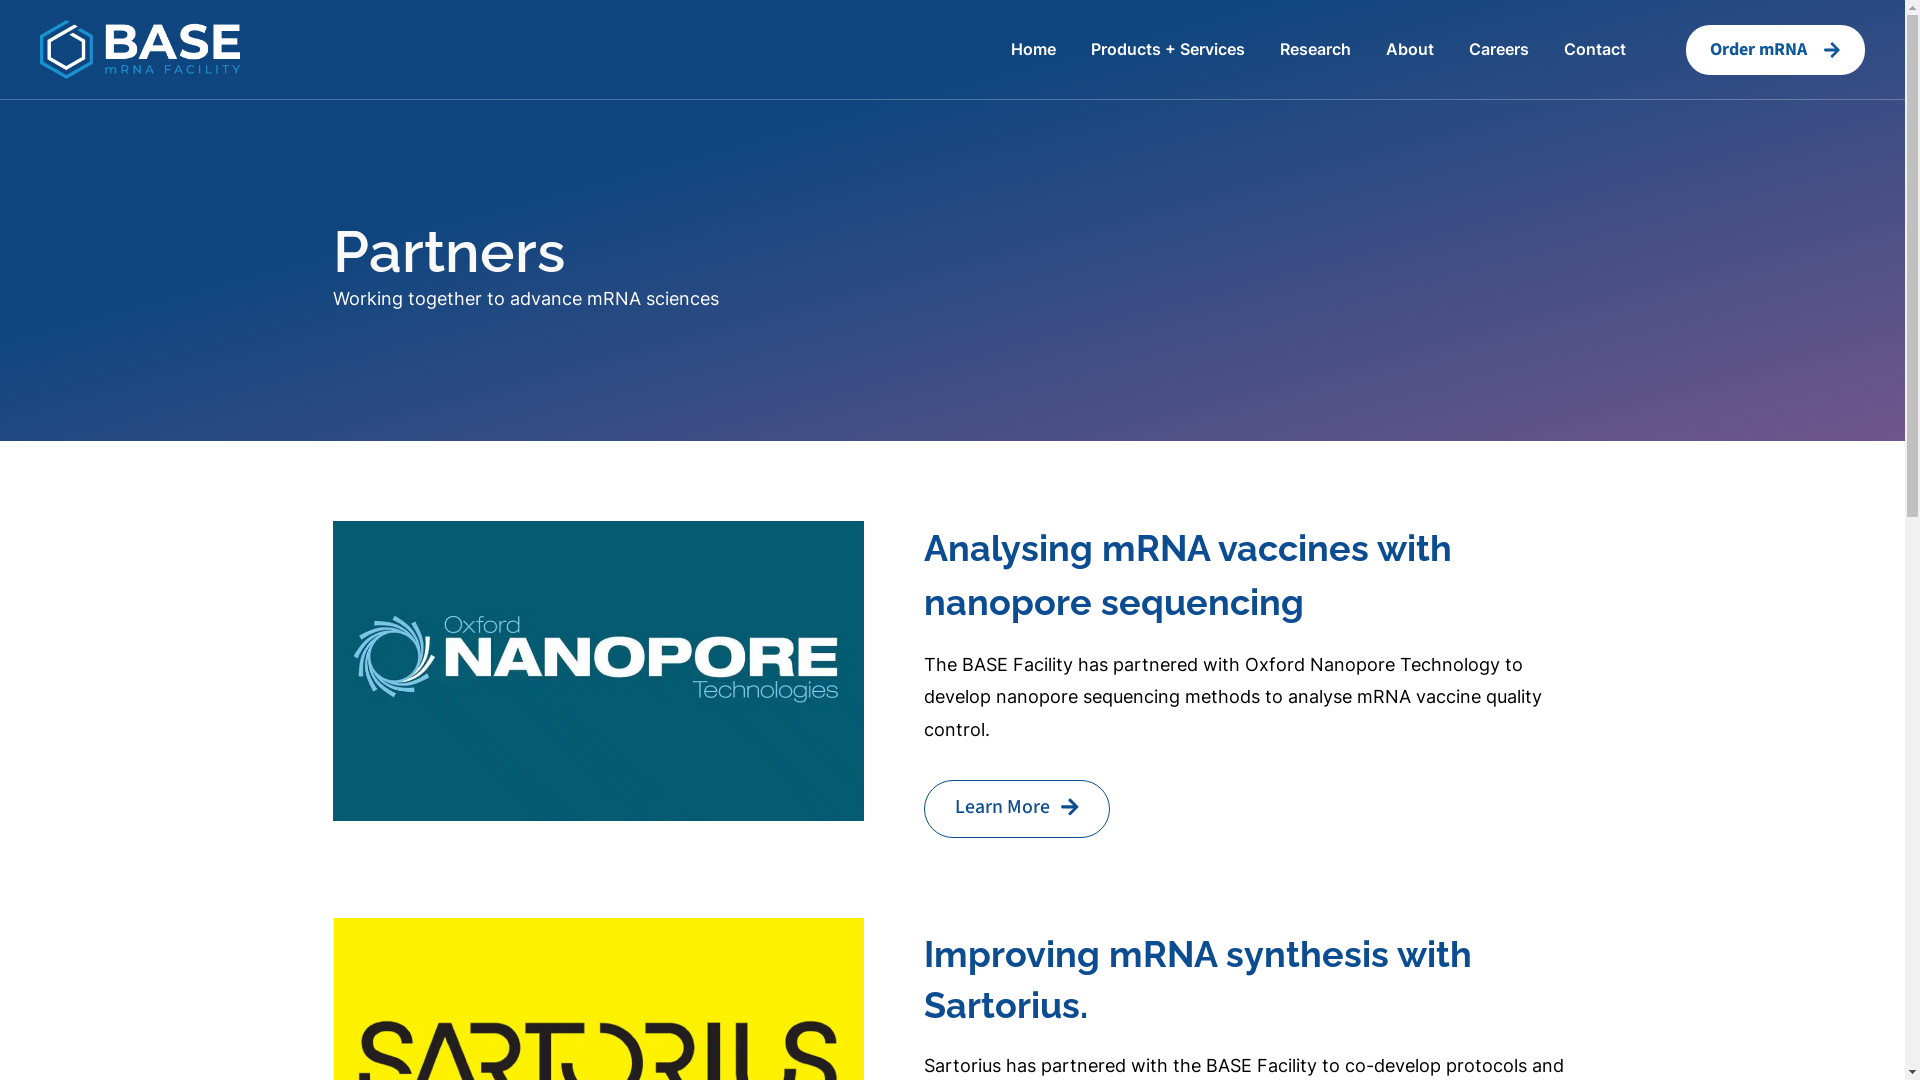 This screenshot has width=1920, height=1080. I want to click on 'Products + Services', so click(1167, 48).